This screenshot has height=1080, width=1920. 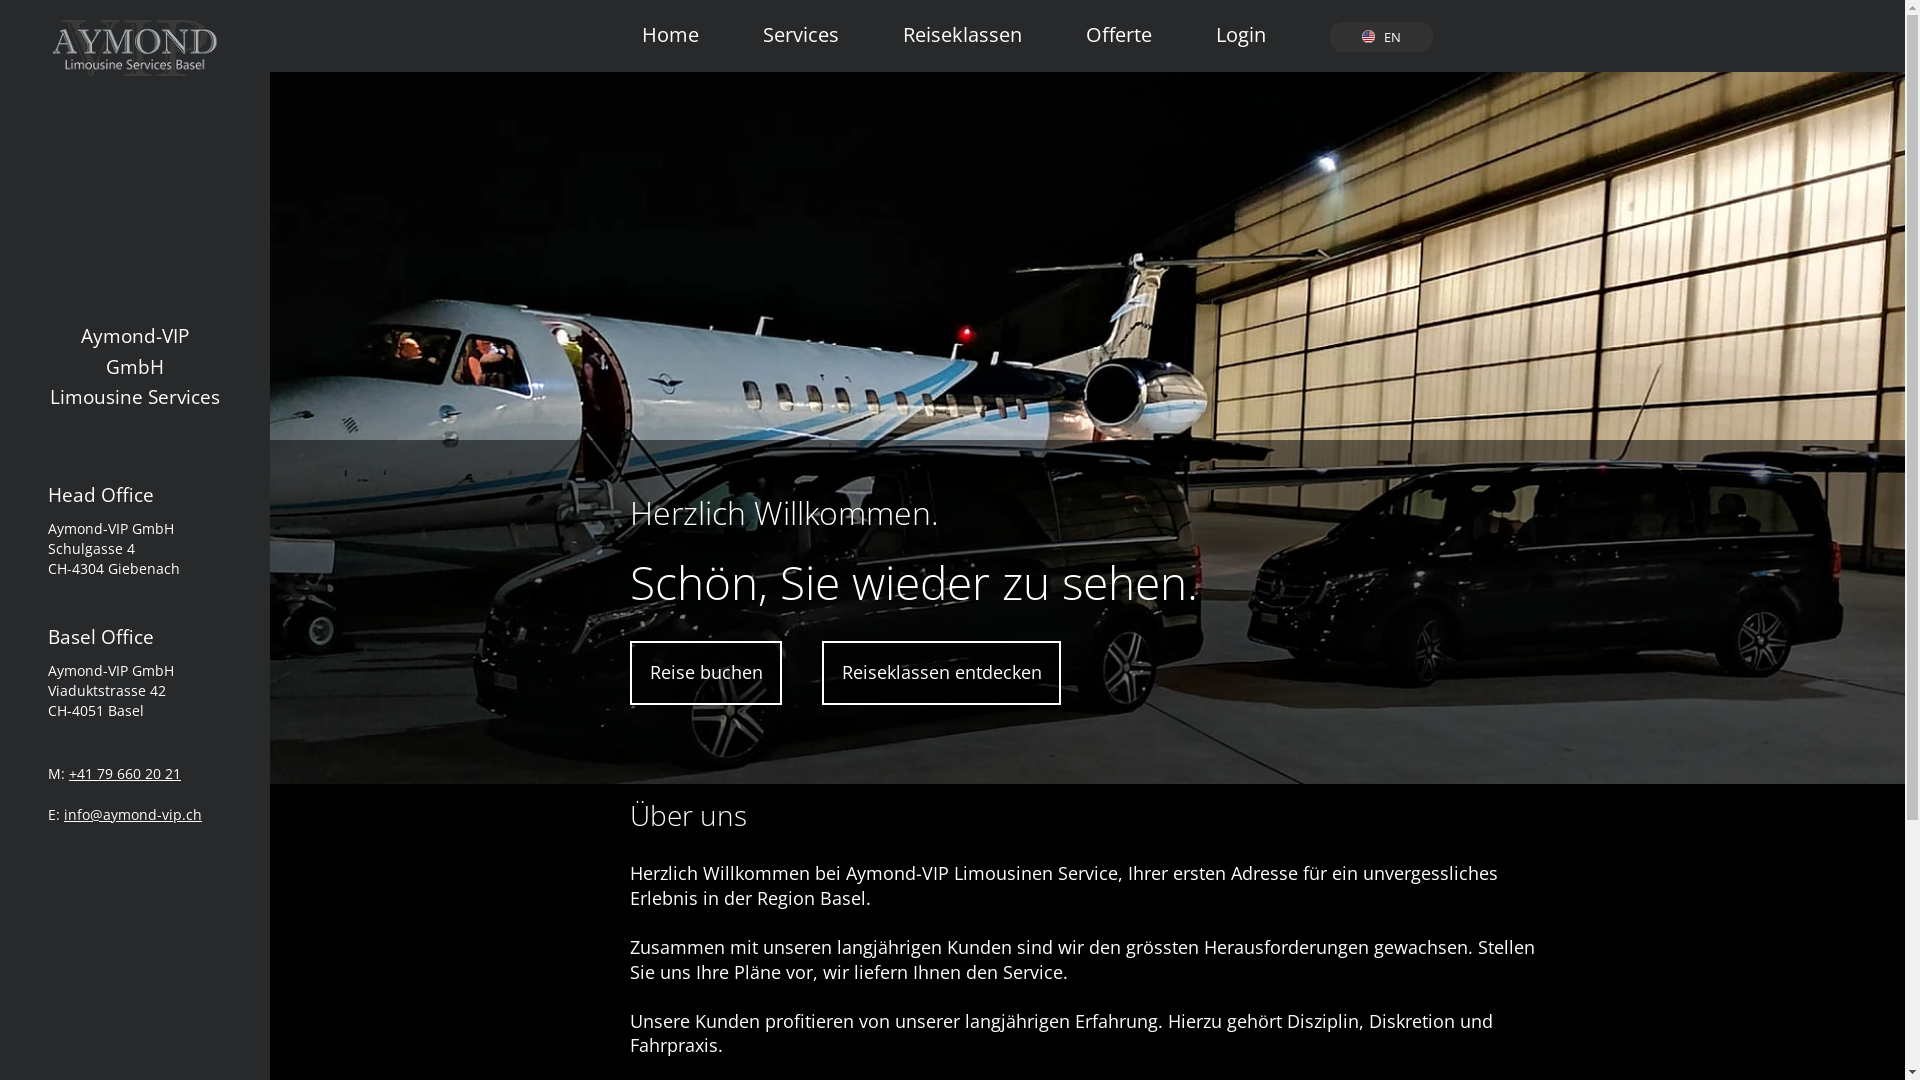 I want to click on 'info@aymond-vip.ch', so click(x=132, y=814).